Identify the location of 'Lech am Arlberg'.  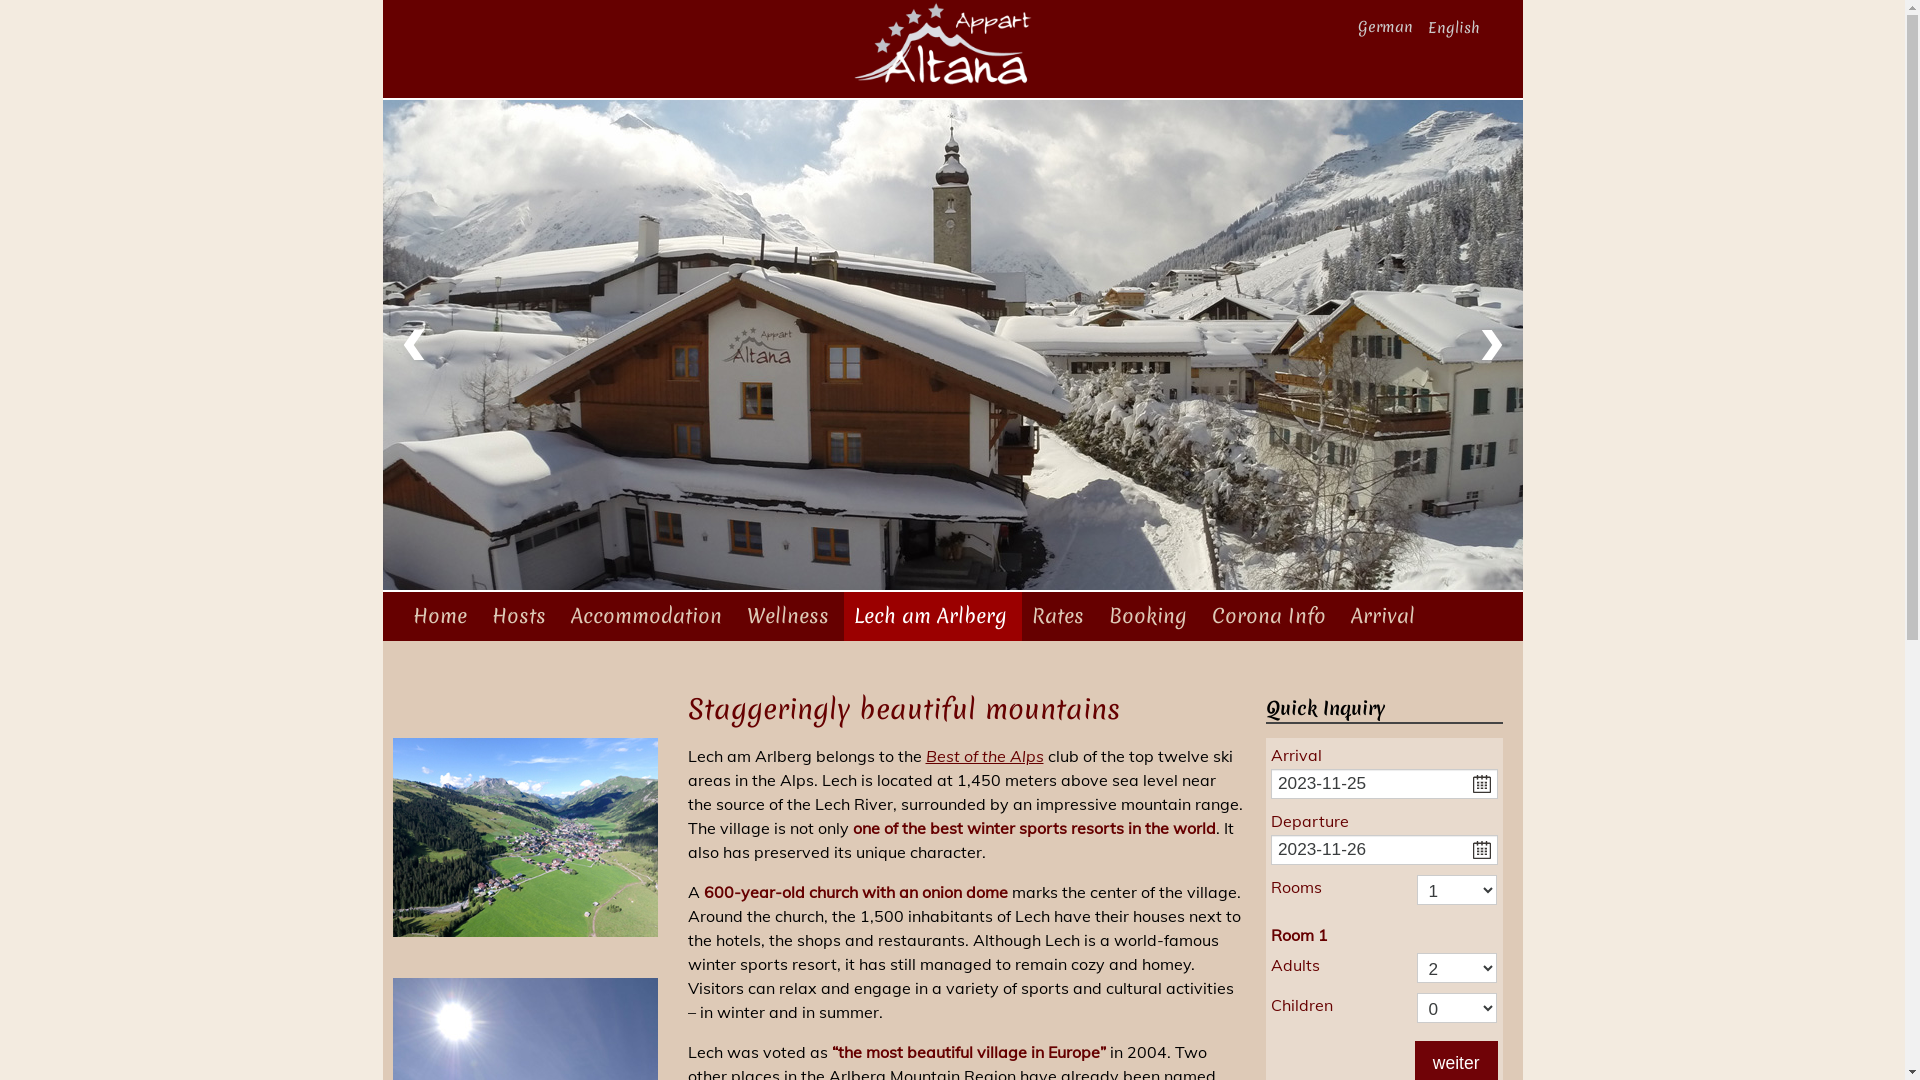
(931, 615).